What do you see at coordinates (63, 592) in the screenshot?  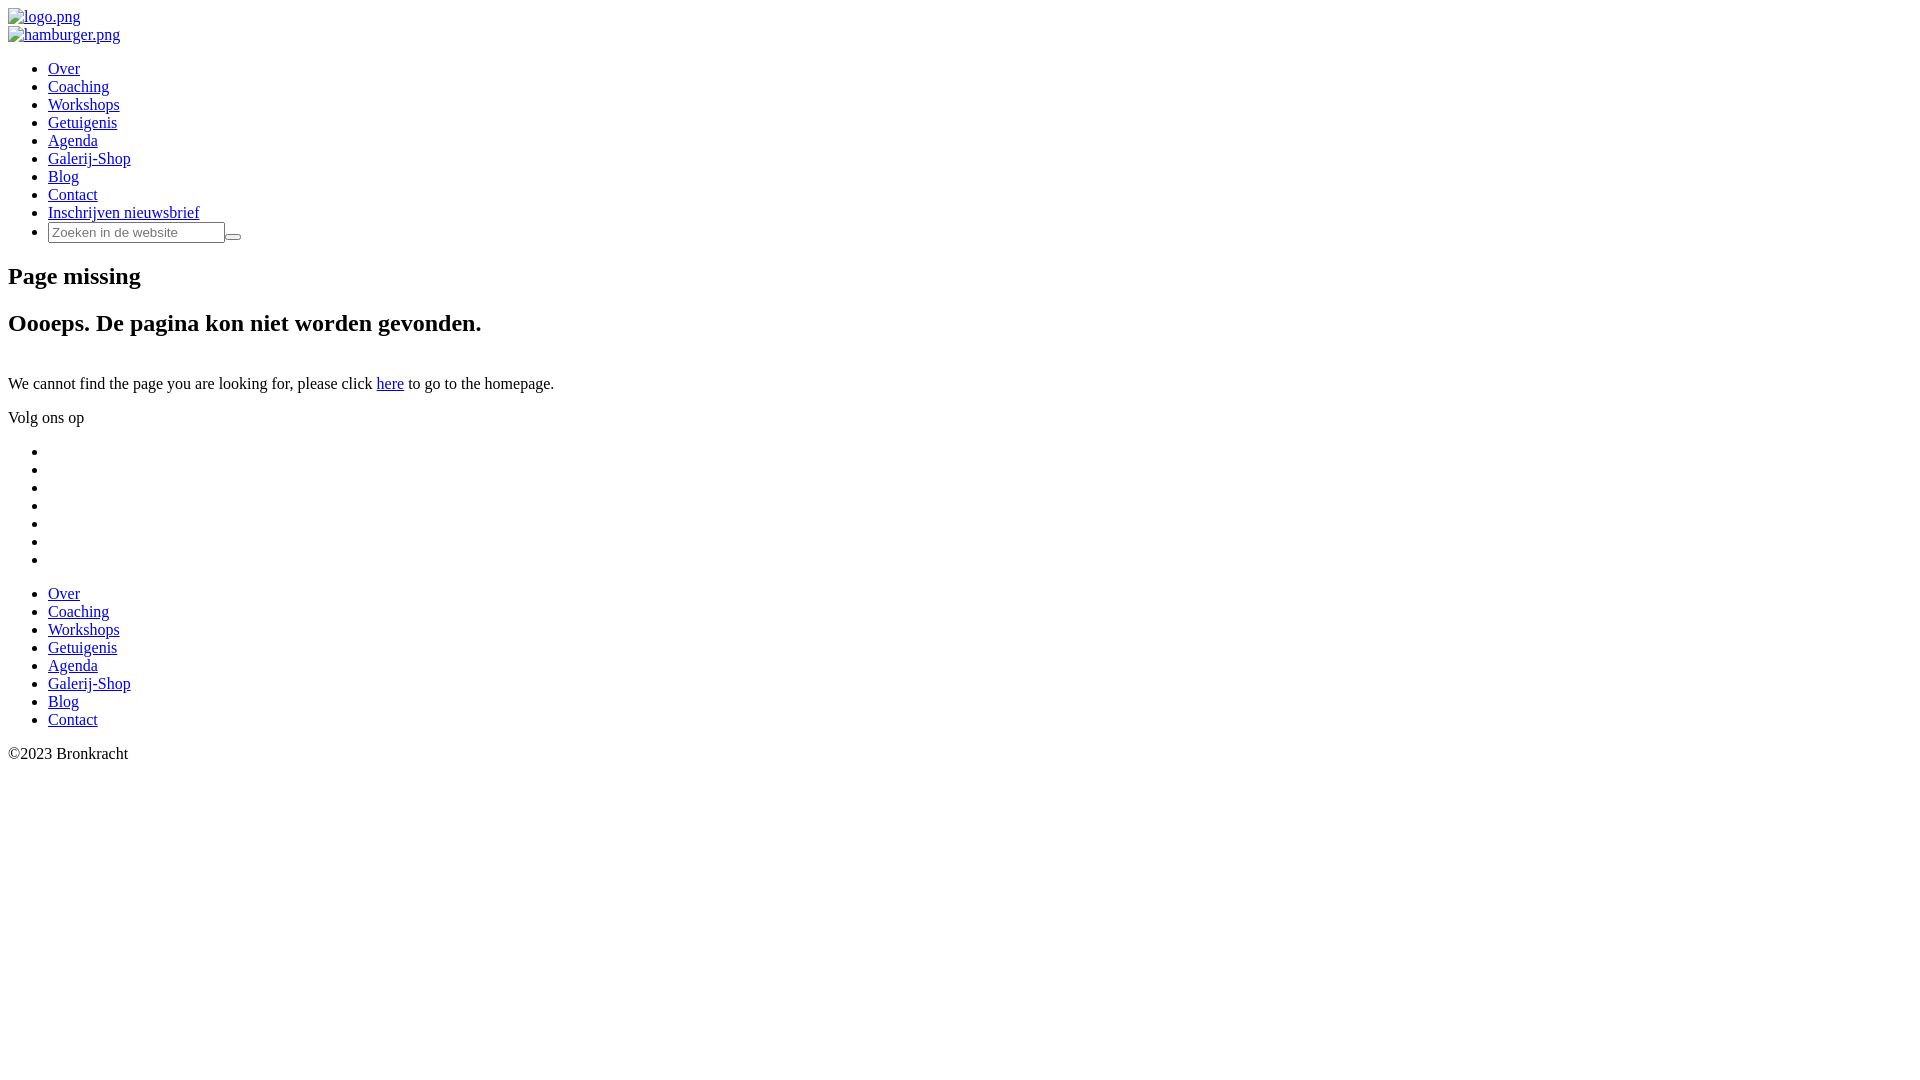 I see `'Over'` at bounding box center [63, 592].